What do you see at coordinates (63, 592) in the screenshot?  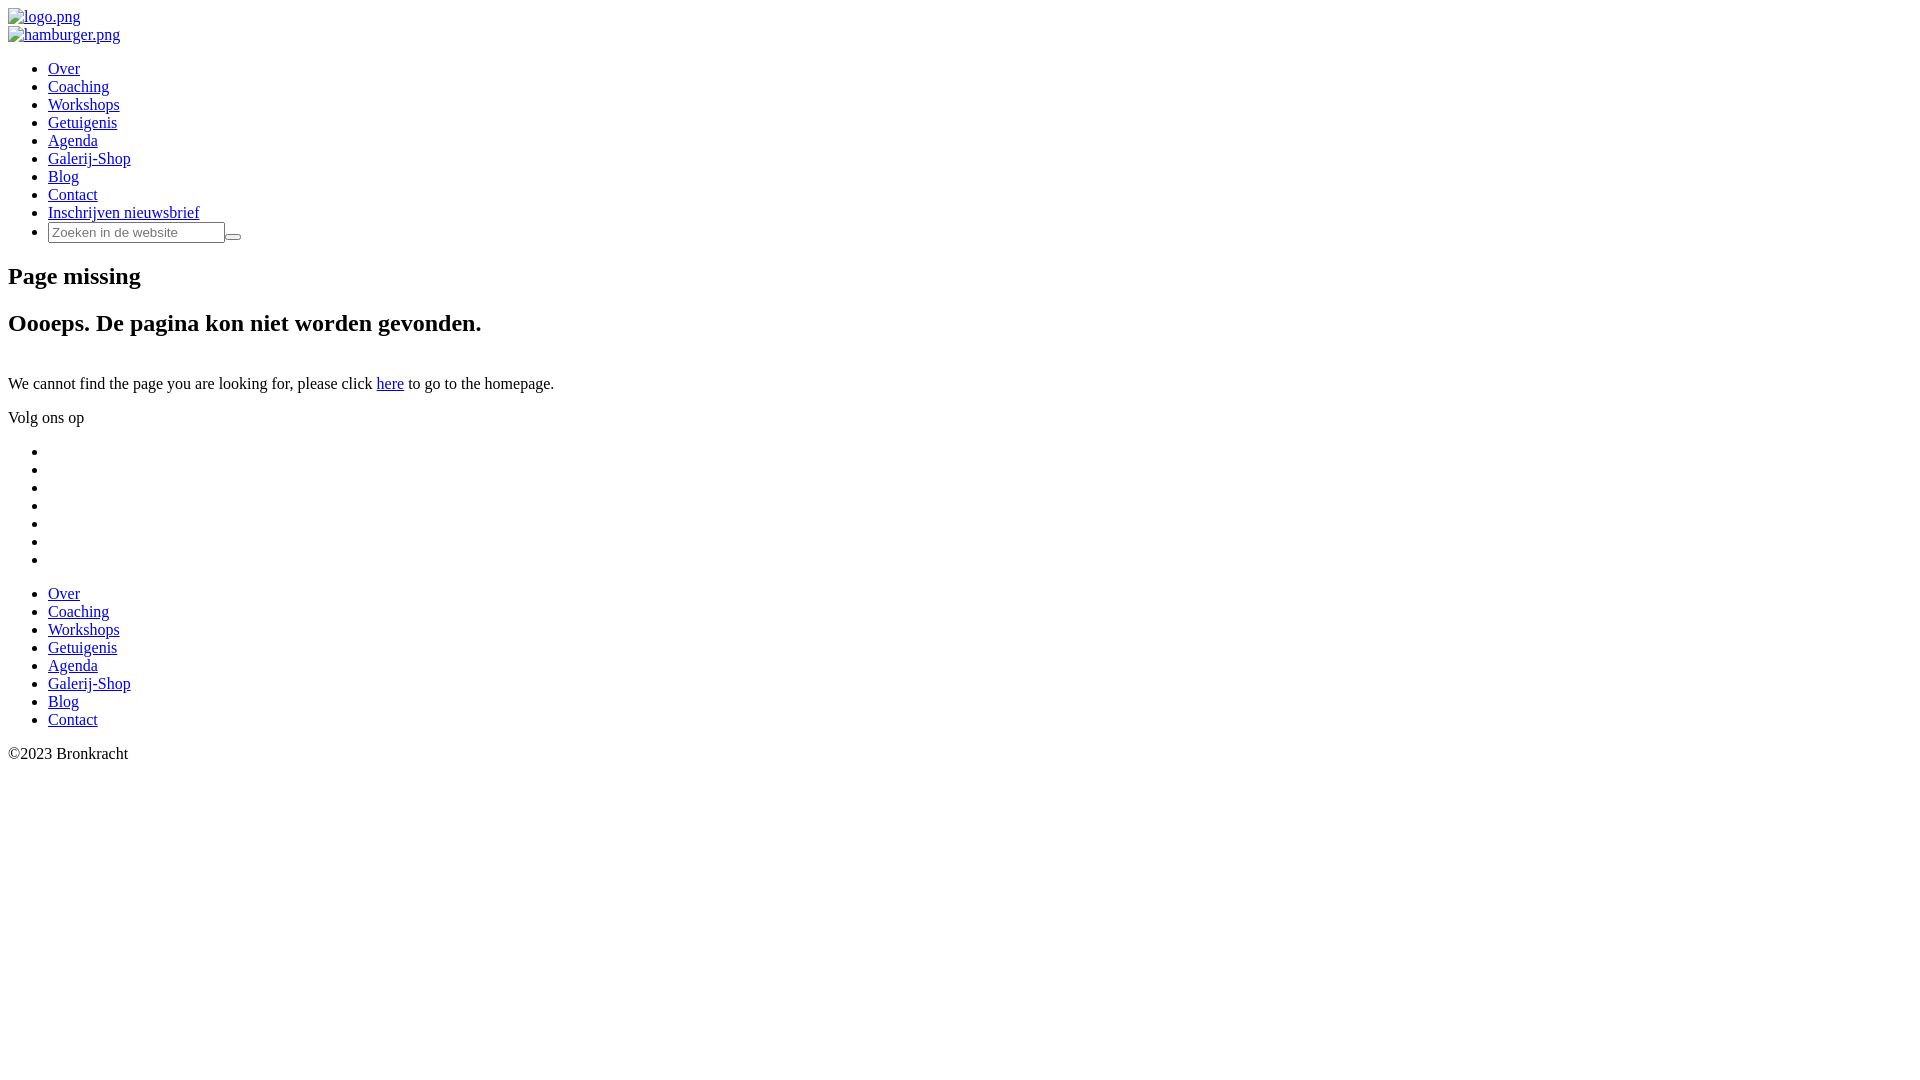 I see `'Over'` at bounding box center [63, 592].